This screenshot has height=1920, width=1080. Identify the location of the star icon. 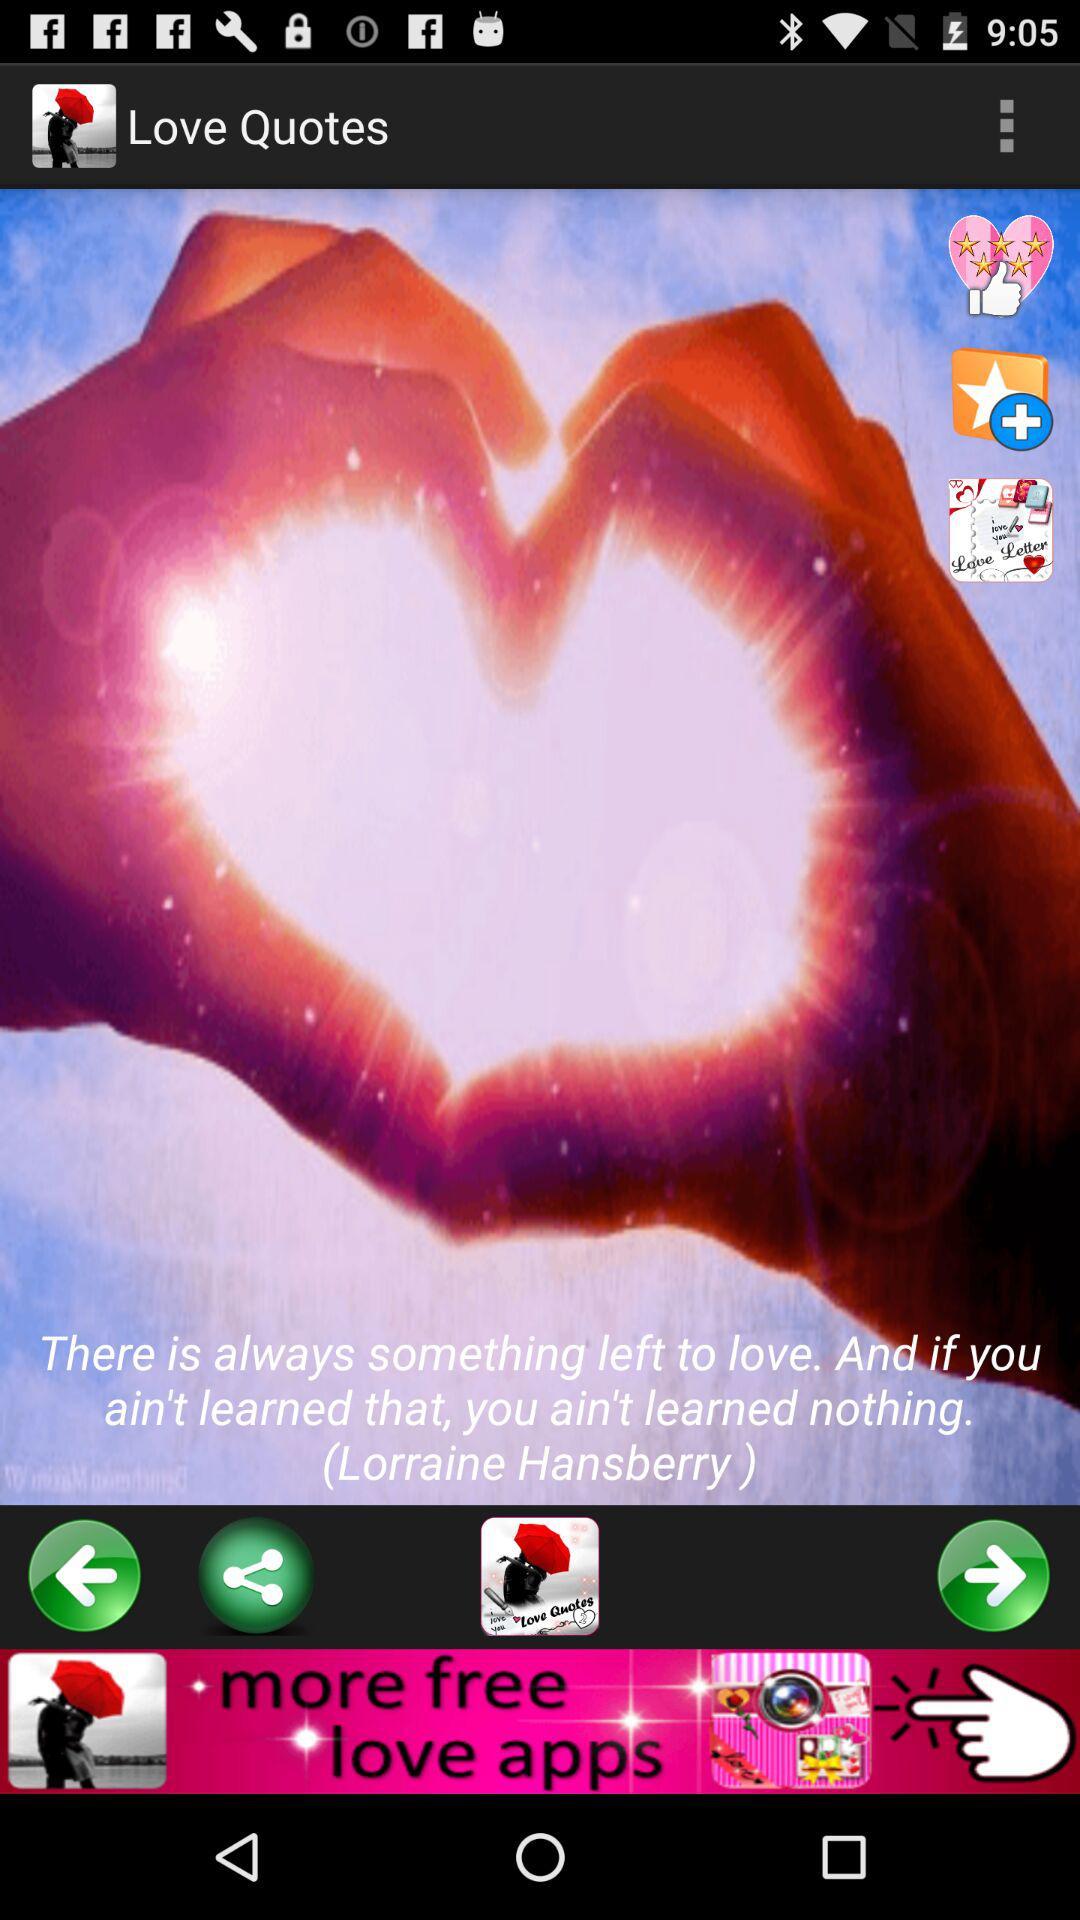
(1001, 426).